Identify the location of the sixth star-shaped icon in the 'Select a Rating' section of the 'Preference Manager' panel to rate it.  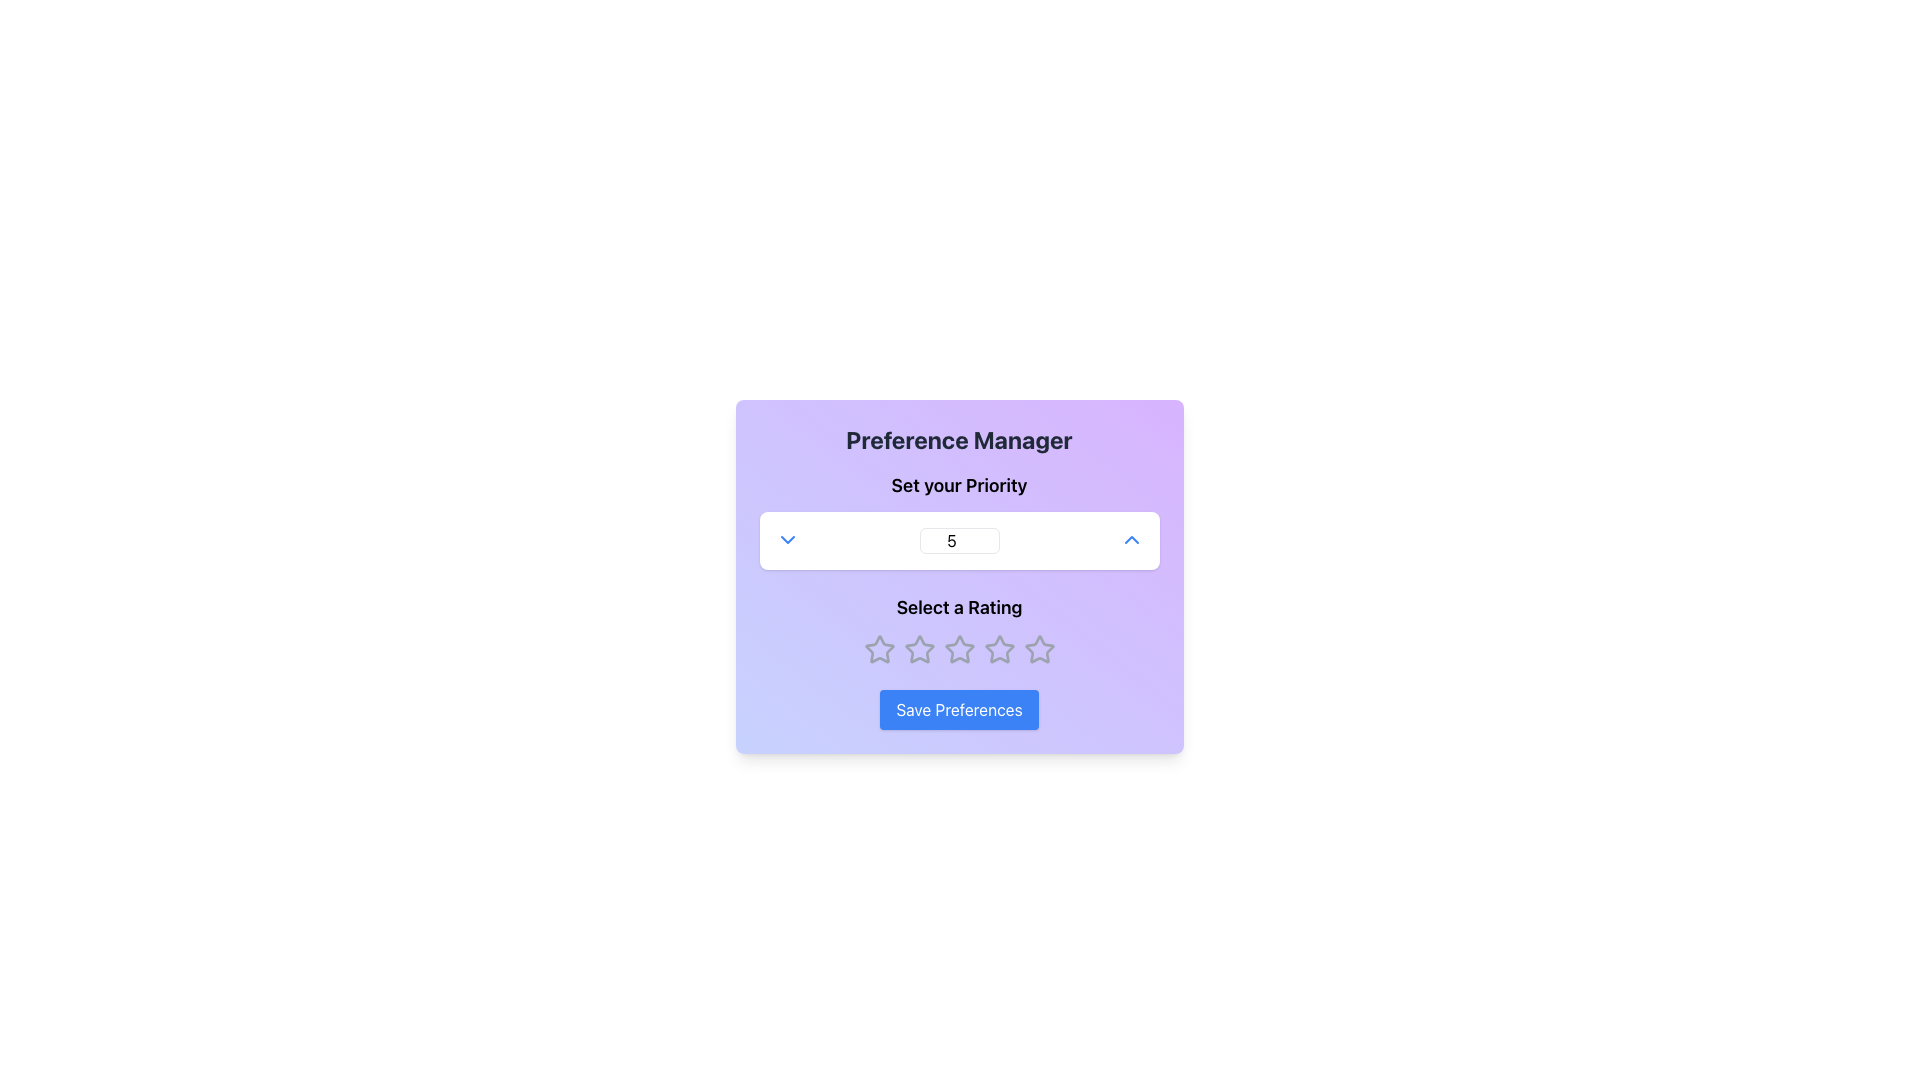
(999, 650).